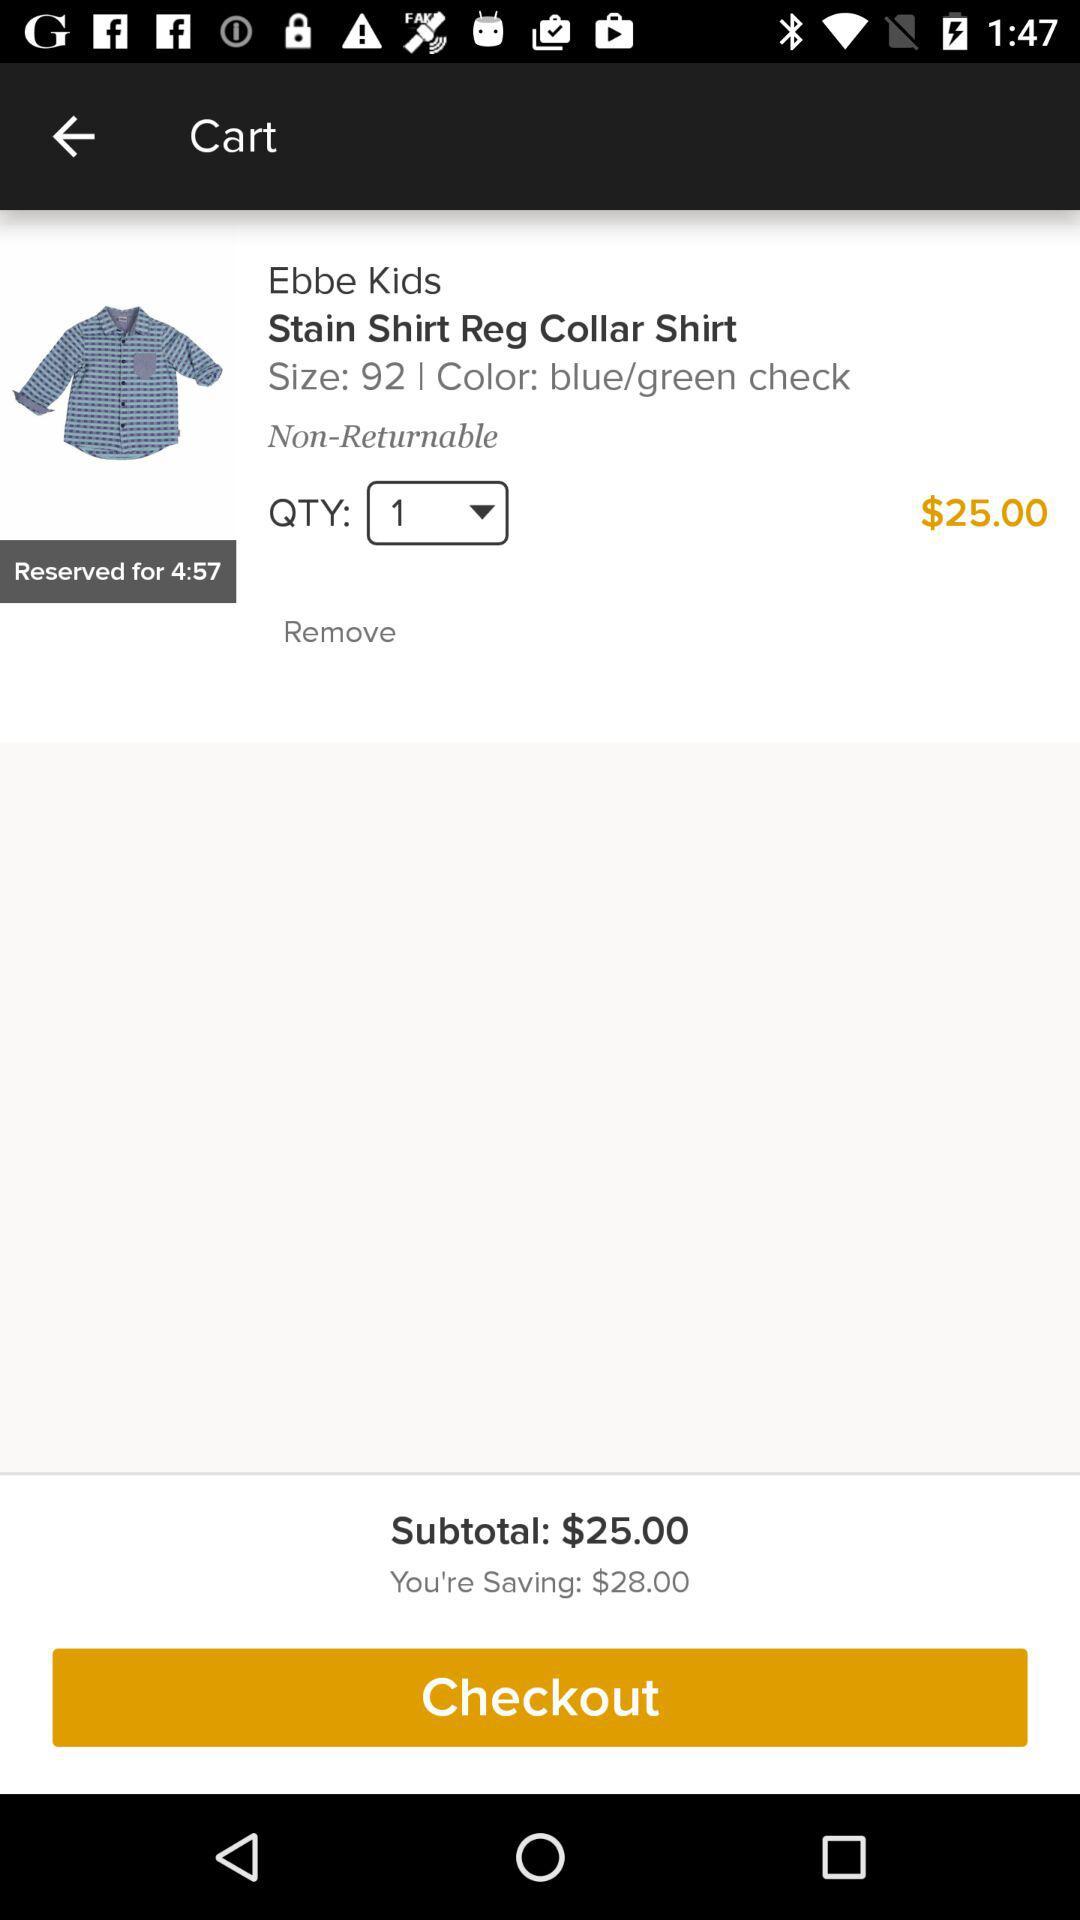 The image size is (1080, 1920). I want to click on remove item, so click(383, 631).